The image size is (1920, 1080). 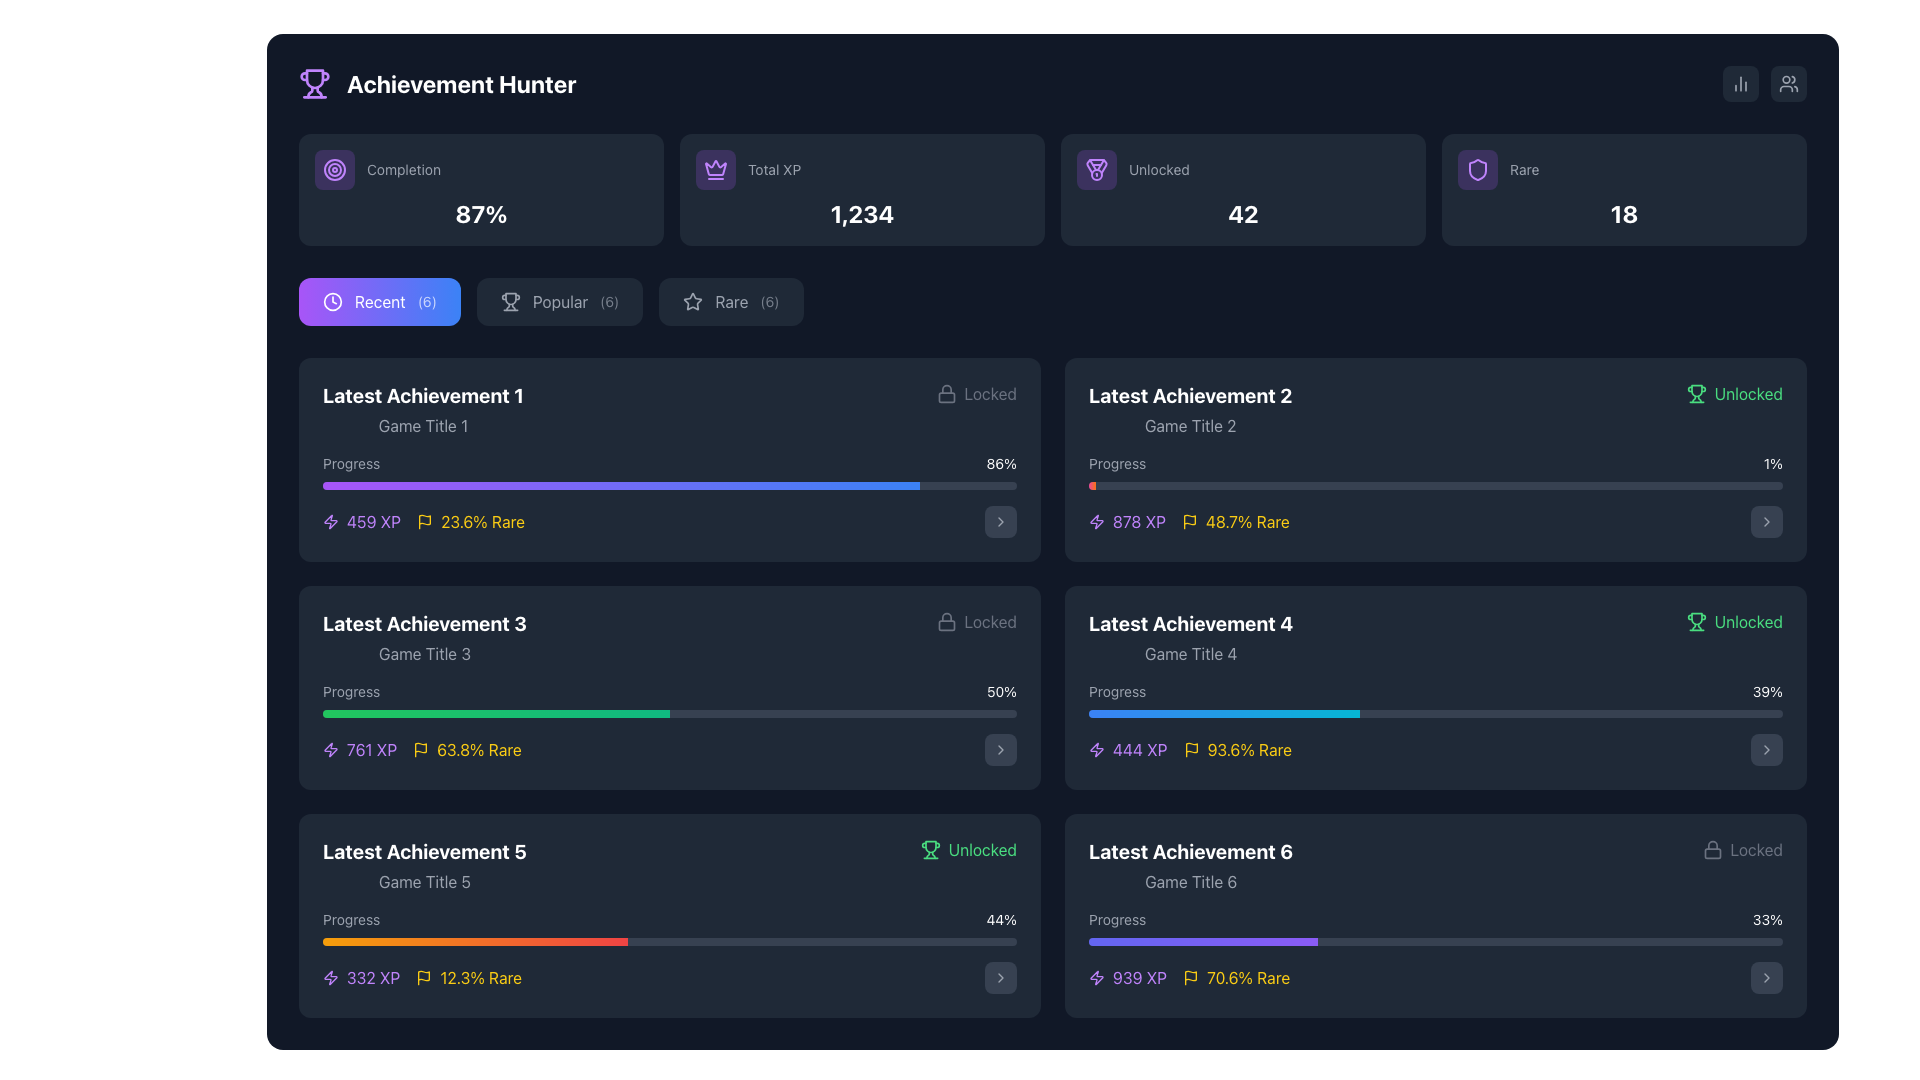 What do you see at coordinates (1711, 853) in the screenshot?
I see `the bottom rectangular segment of the lock icon representing 'Latest Achievement 6' located in the top-right corner of the achievement widget` at bounding box center [1711, 853].